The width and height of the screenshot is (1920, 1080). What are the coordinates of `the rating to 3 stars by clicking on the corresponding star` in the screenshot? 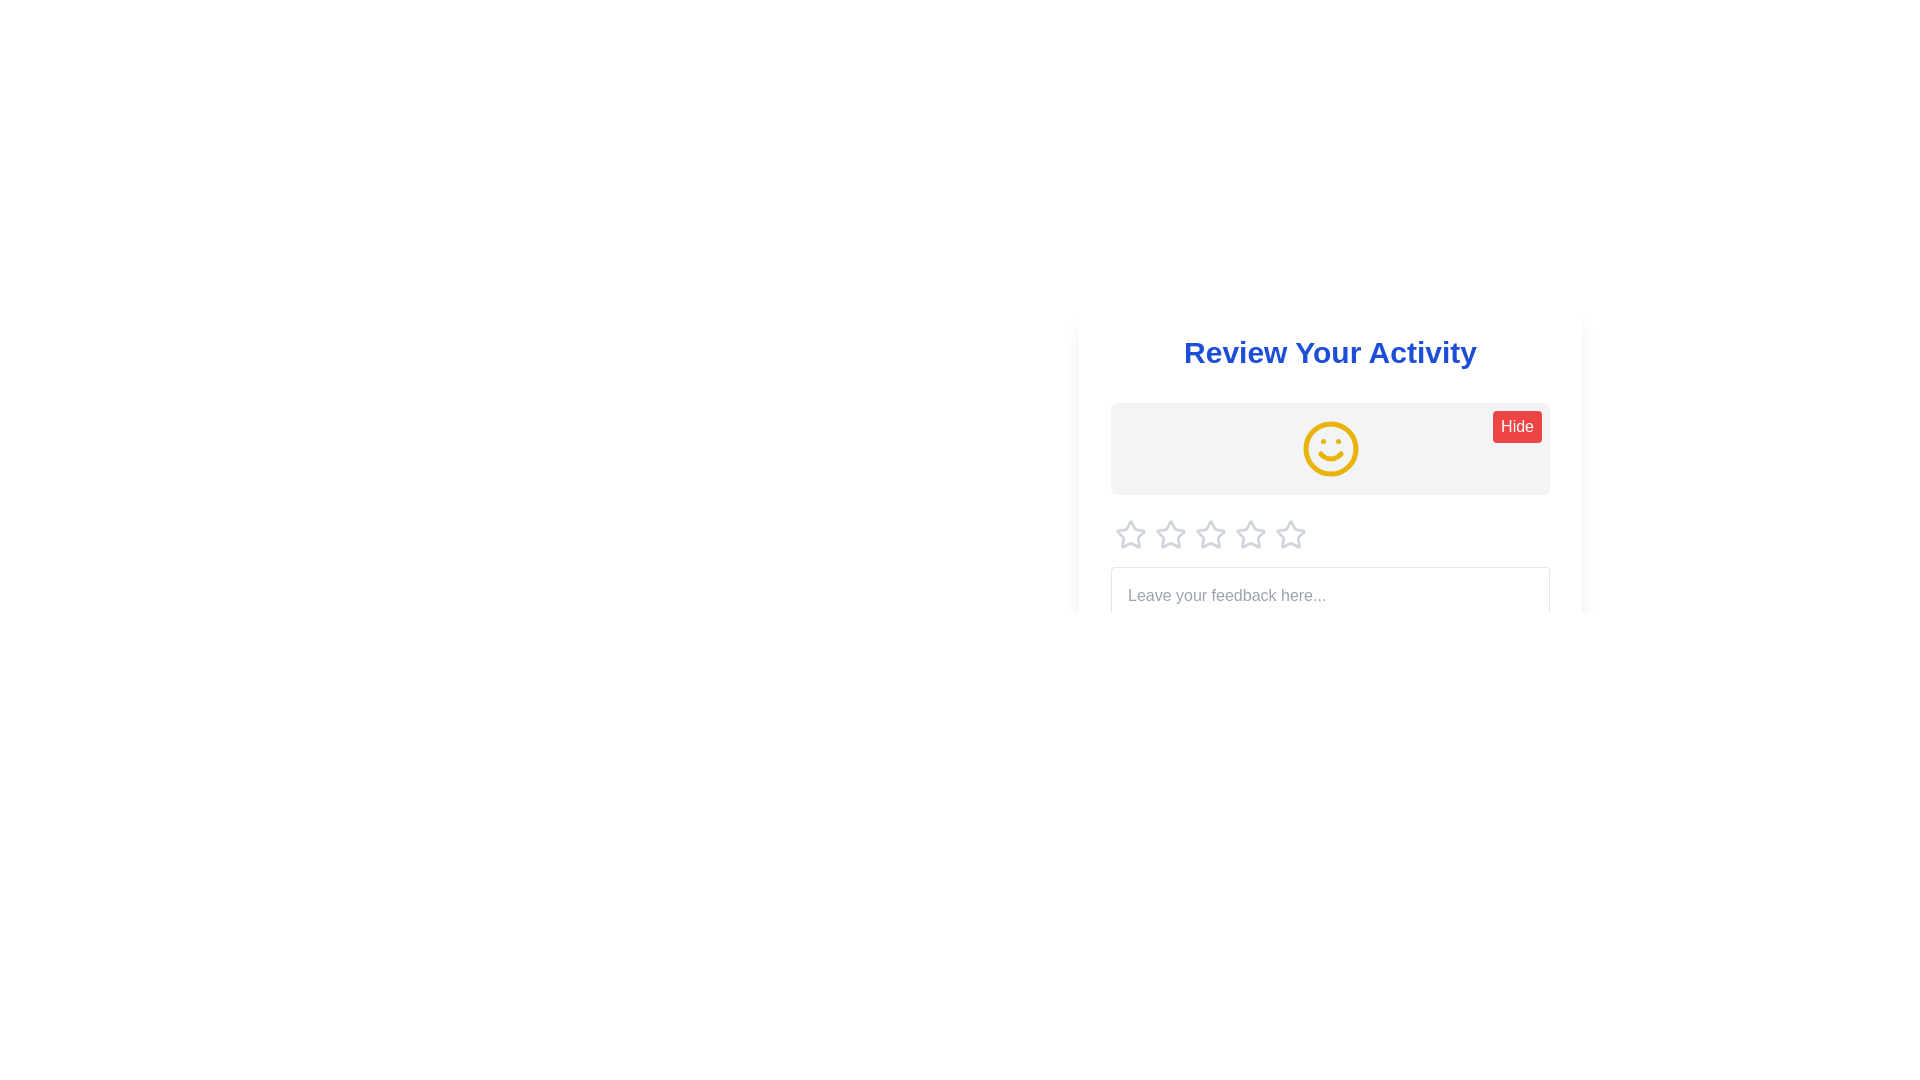 It's located at (1209, 534).